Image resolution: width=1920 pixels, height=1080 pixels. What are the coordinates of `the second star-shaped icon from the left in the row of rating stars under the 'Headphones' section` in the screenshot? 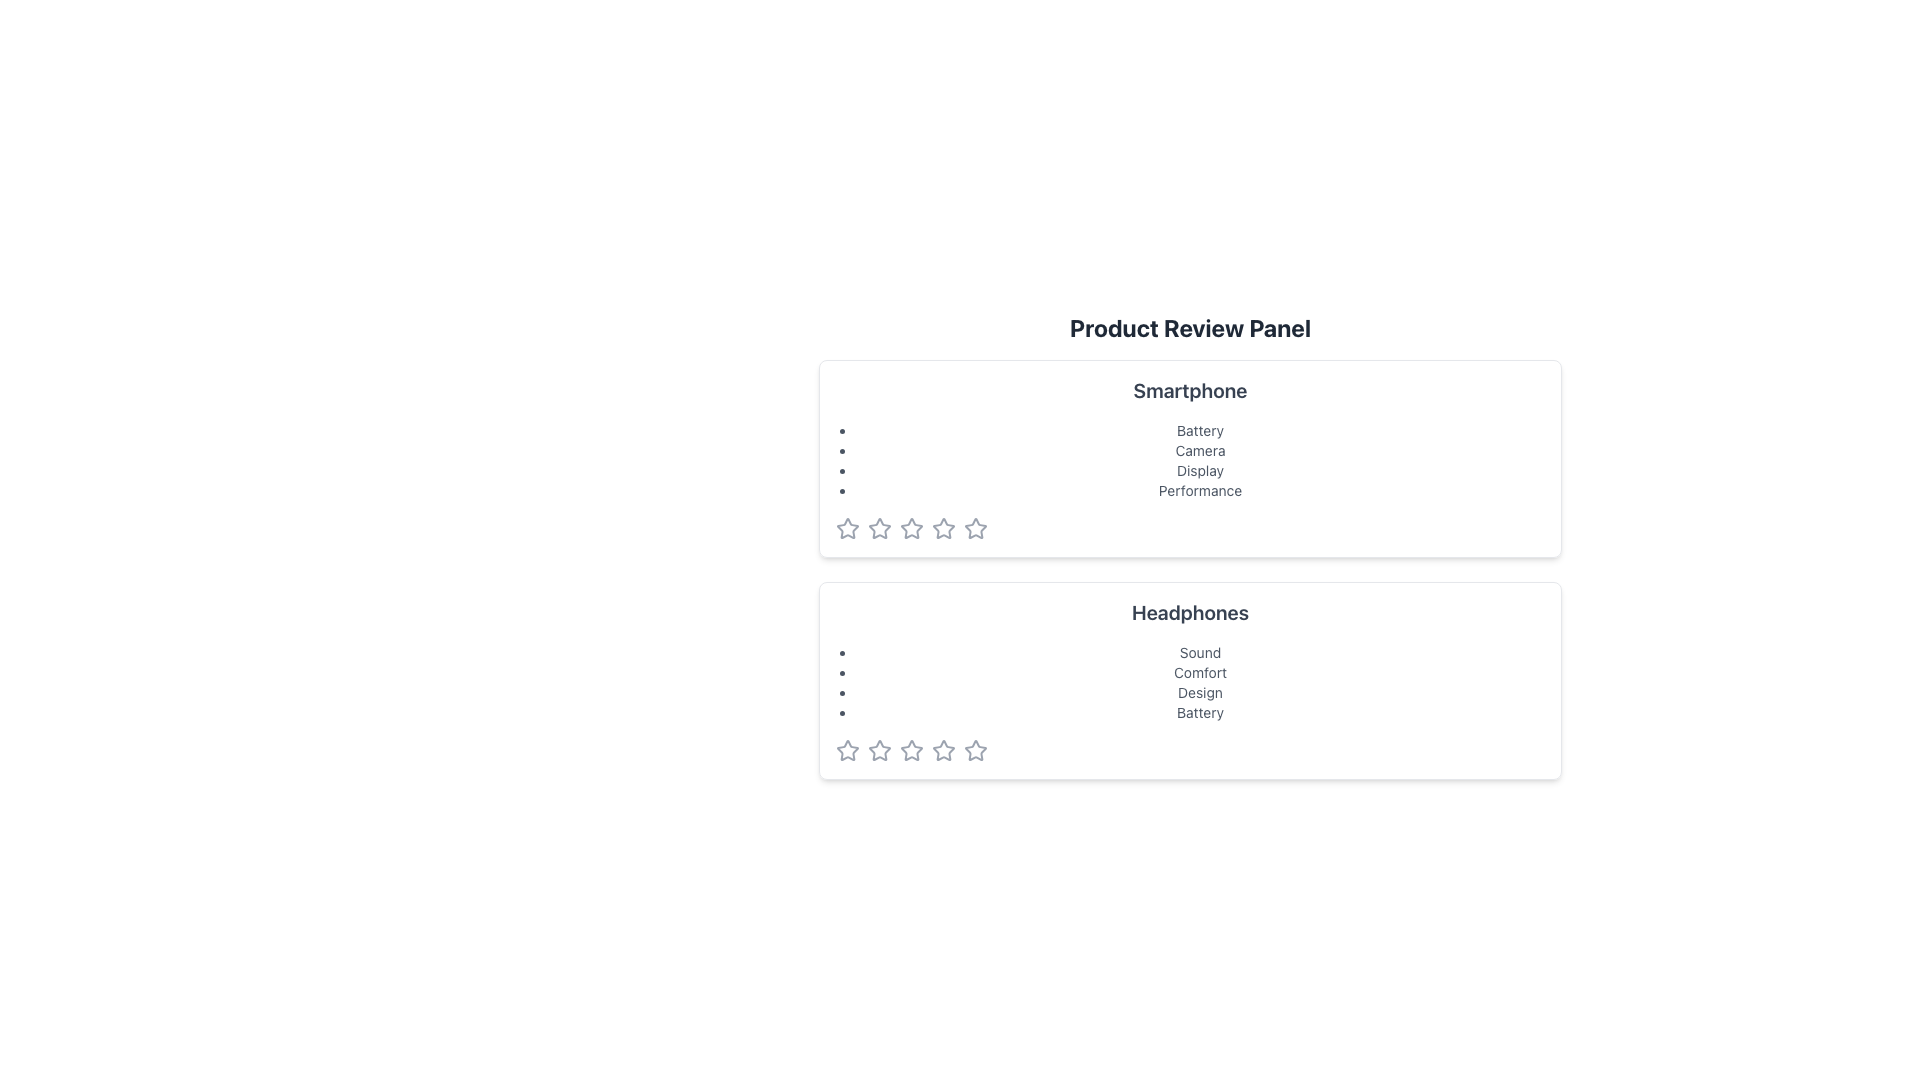 It's located at (911, 750).